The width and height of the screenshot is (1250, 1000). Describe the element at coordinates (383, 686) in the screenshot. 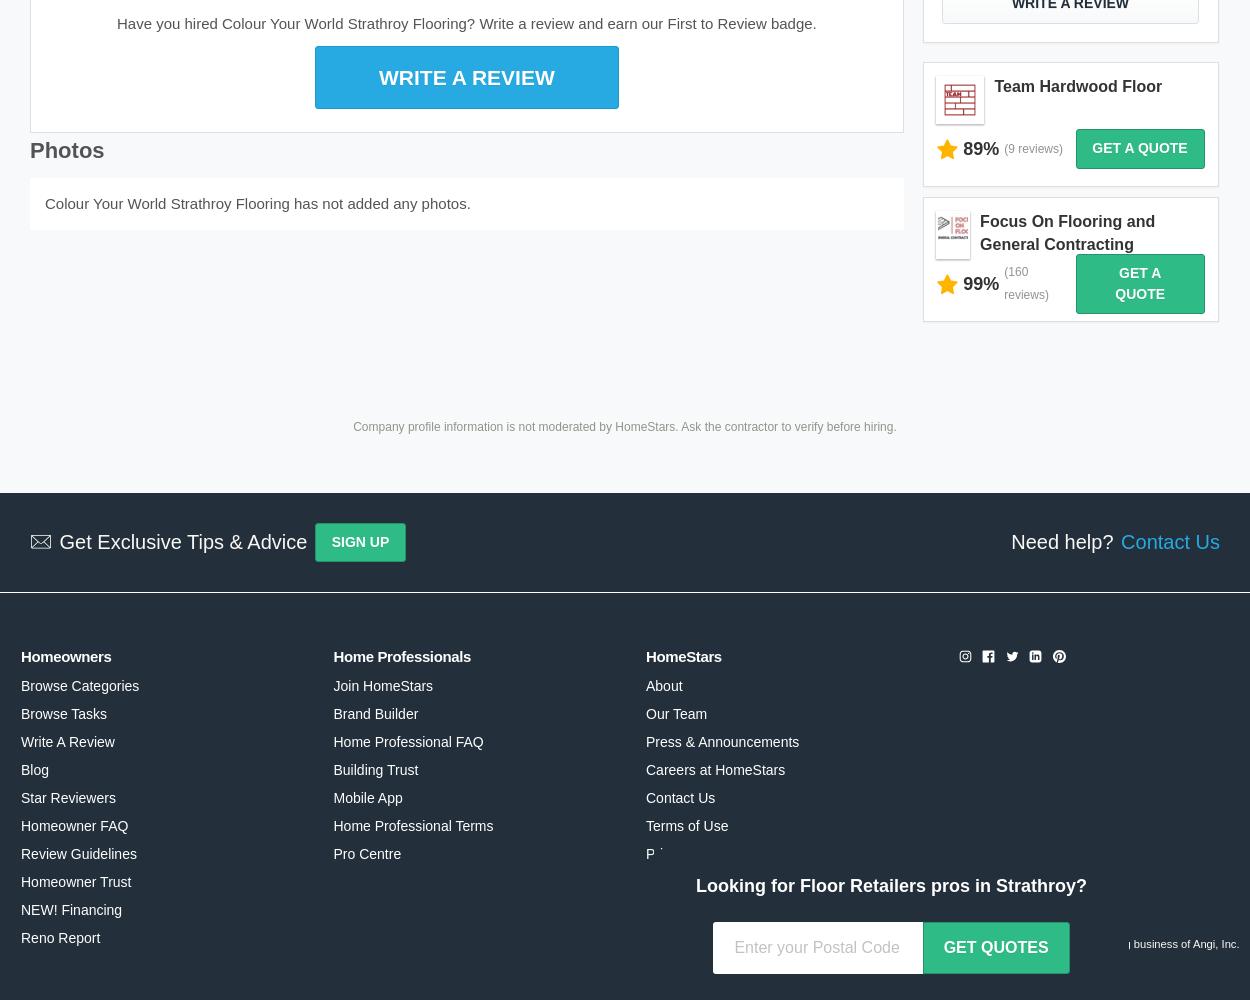

I see `'Join HomeStars'` at that location.